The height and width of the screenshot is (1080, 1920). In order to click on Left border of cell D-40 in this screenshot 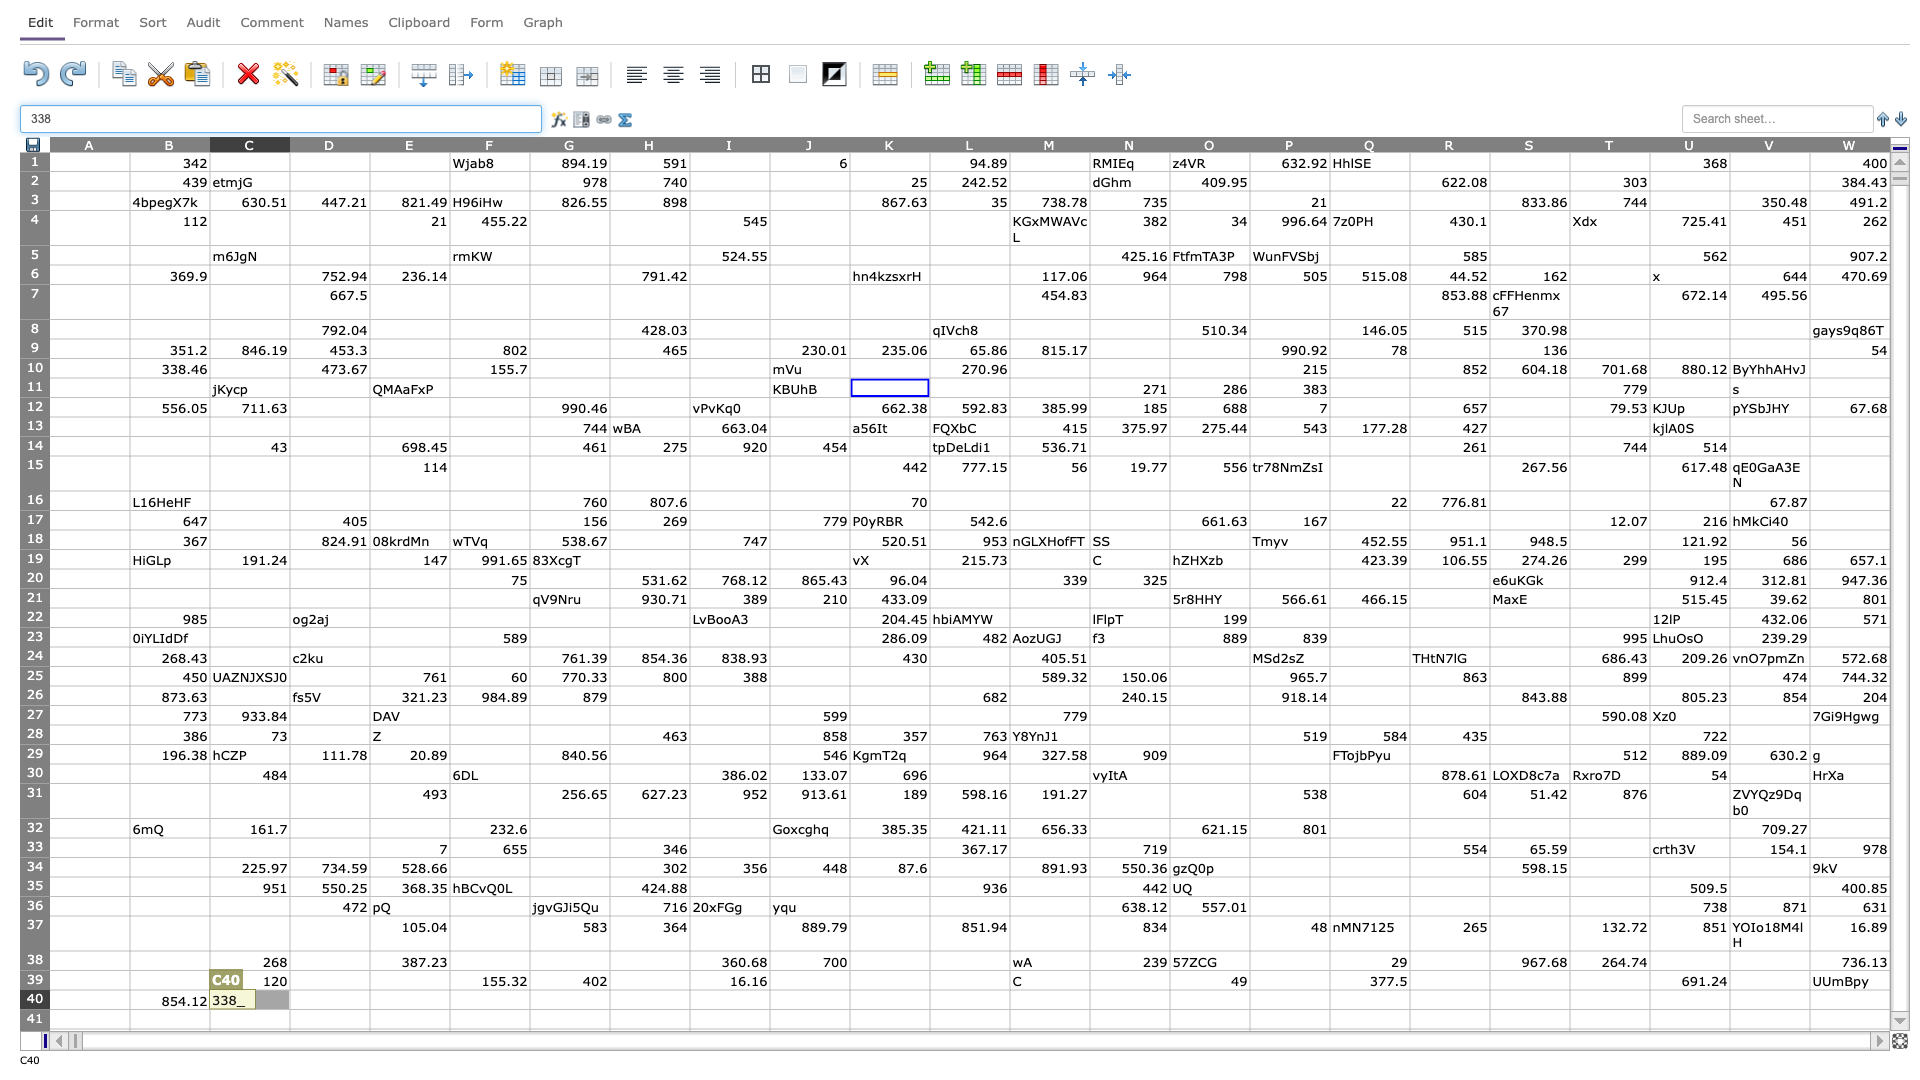, I will do `click(288, 999)`.